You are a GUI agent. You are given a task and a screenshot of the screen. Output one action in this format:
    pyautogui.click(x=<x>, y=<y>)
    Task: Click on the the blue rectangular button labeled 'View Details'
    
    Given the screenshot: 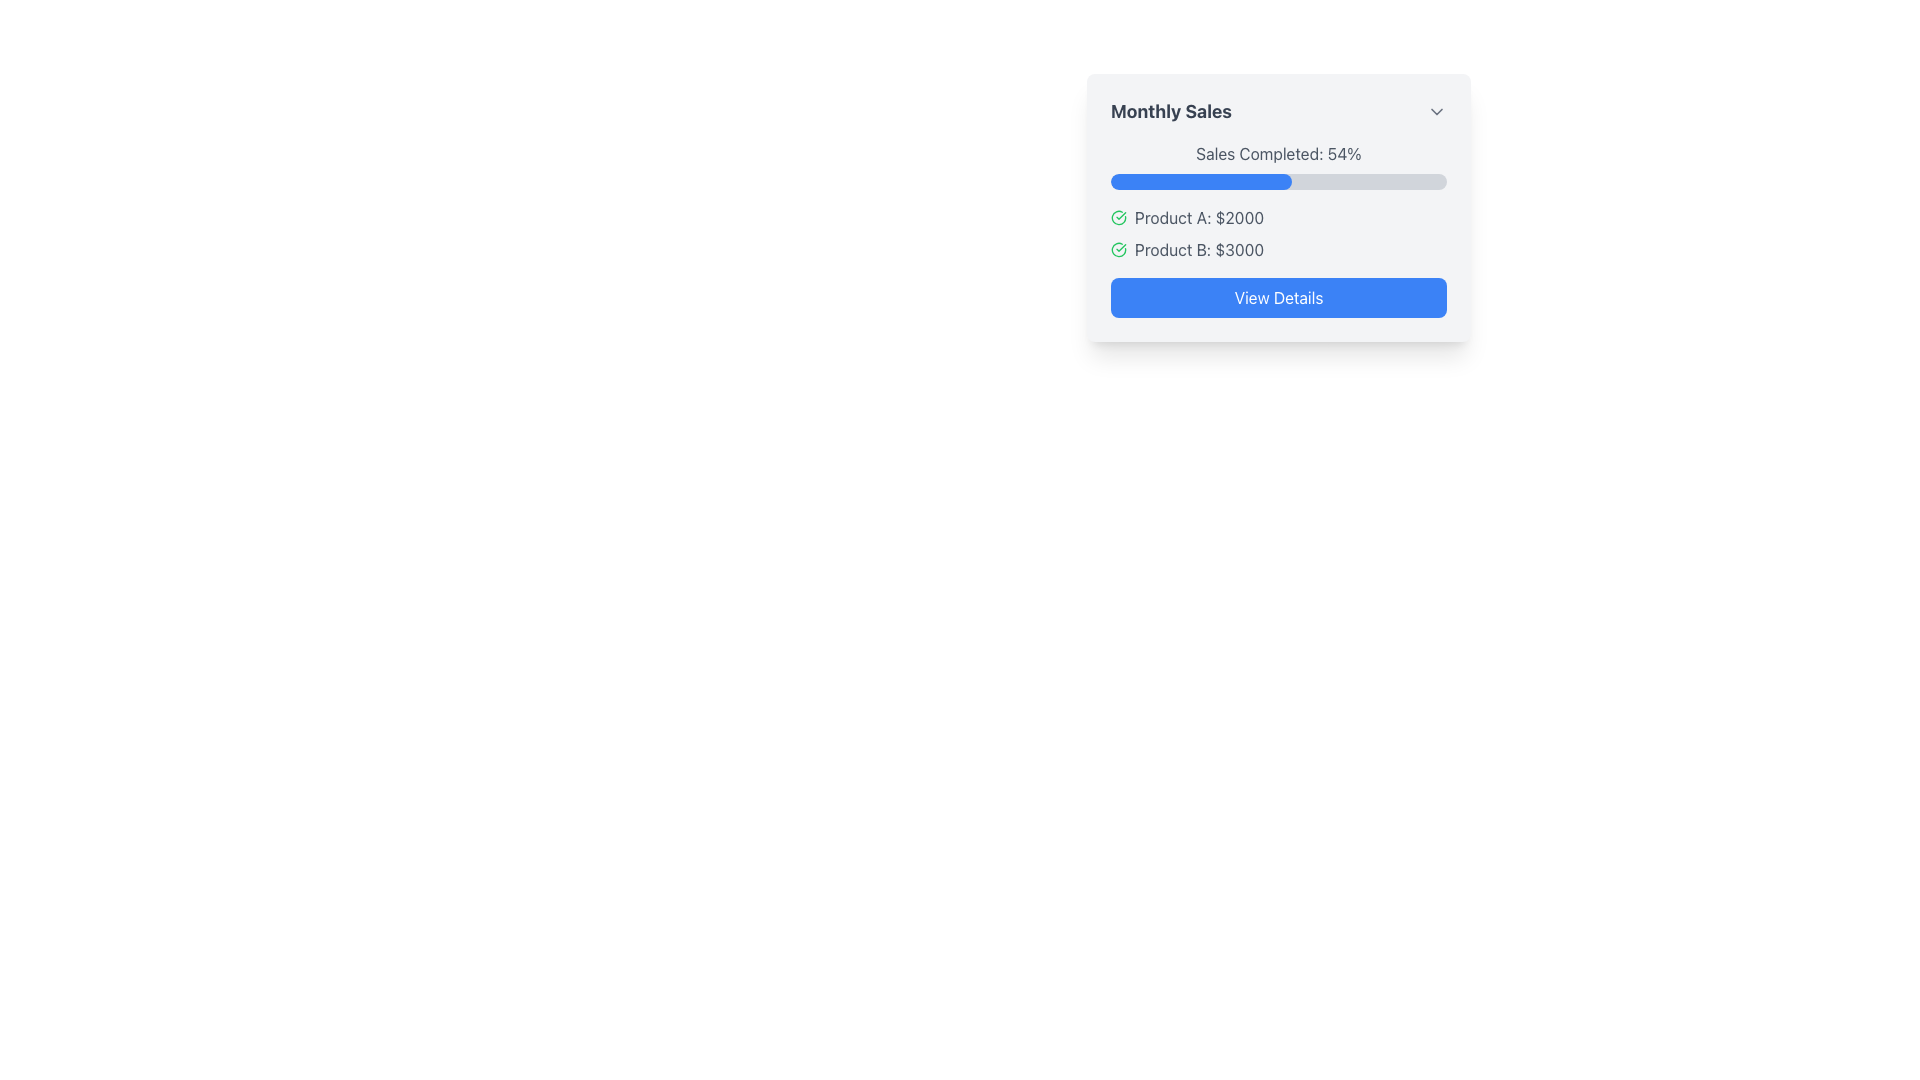 What is the action you would take?
    pyautogui.click(x=1277, y=297)
    